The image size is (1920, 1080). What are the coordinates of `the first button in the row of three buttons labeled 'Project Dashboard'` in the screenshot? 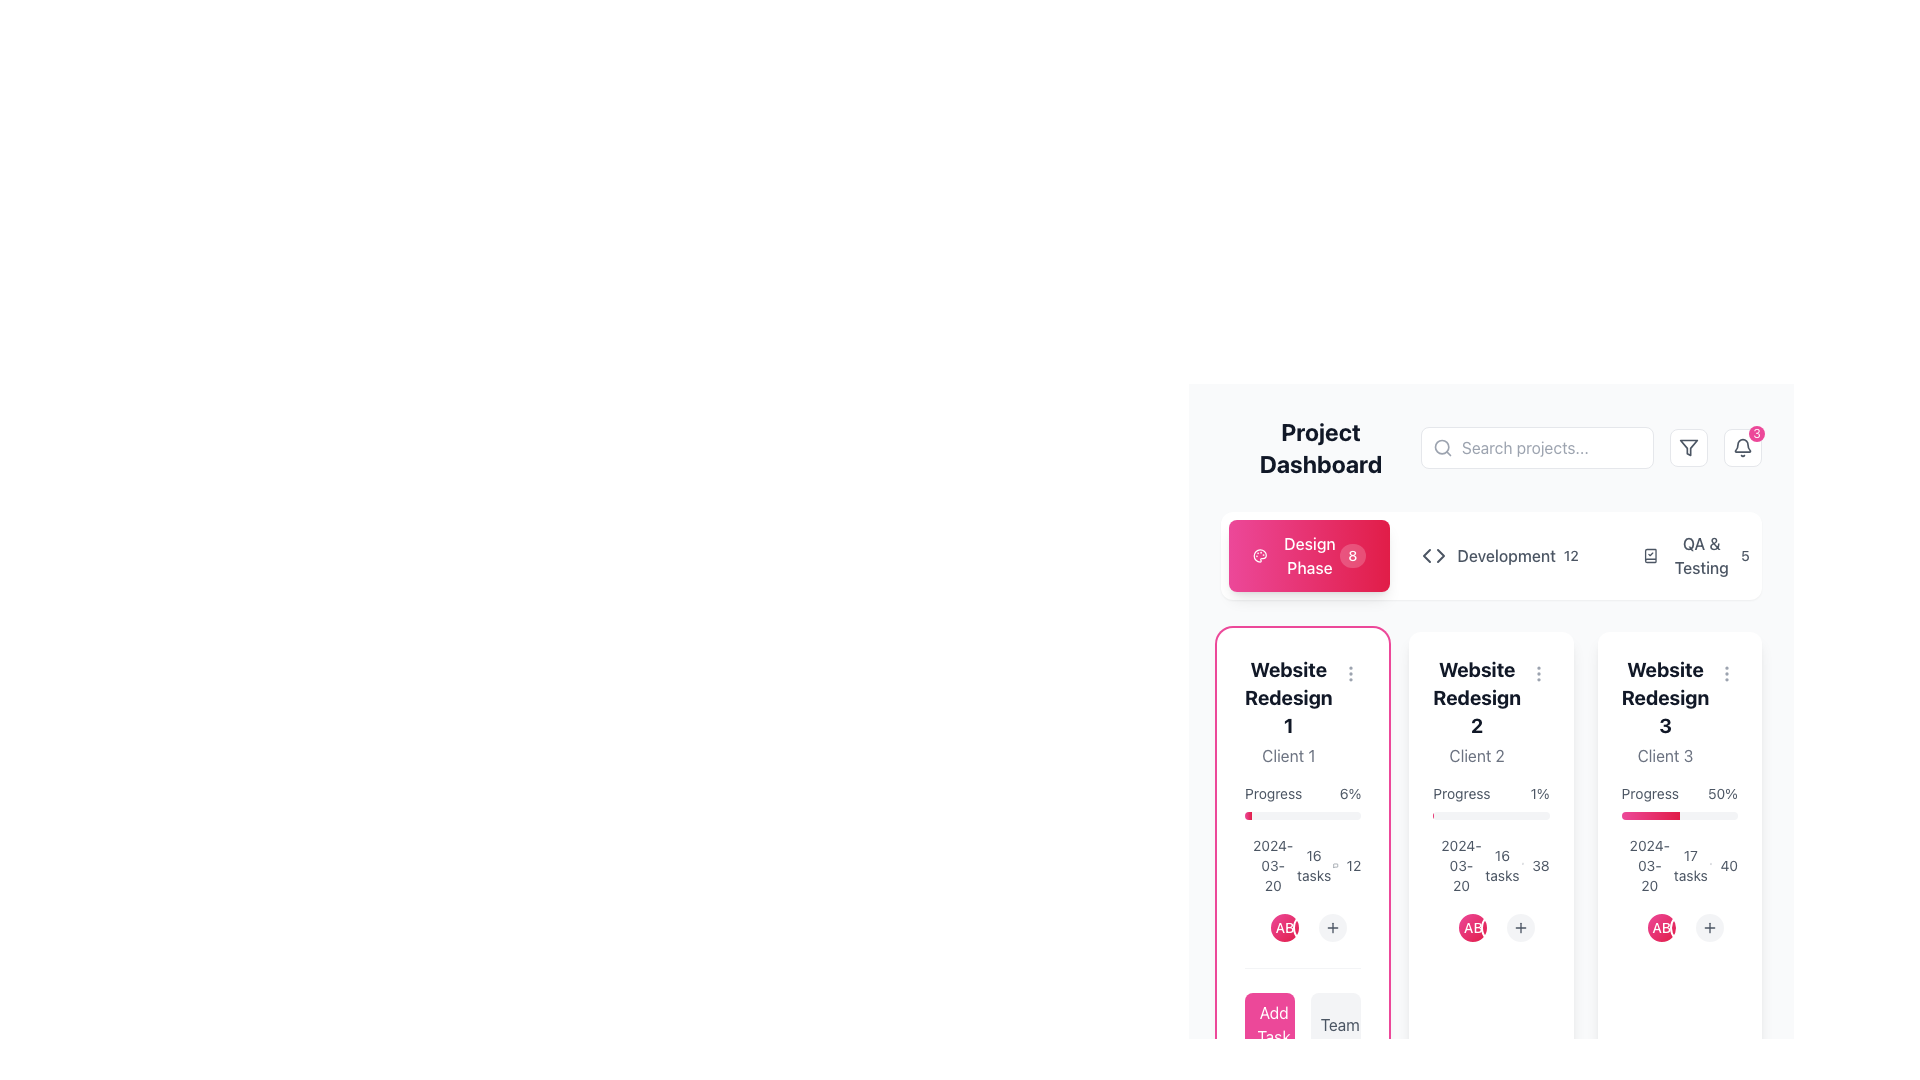 It's located at (1309, 555).